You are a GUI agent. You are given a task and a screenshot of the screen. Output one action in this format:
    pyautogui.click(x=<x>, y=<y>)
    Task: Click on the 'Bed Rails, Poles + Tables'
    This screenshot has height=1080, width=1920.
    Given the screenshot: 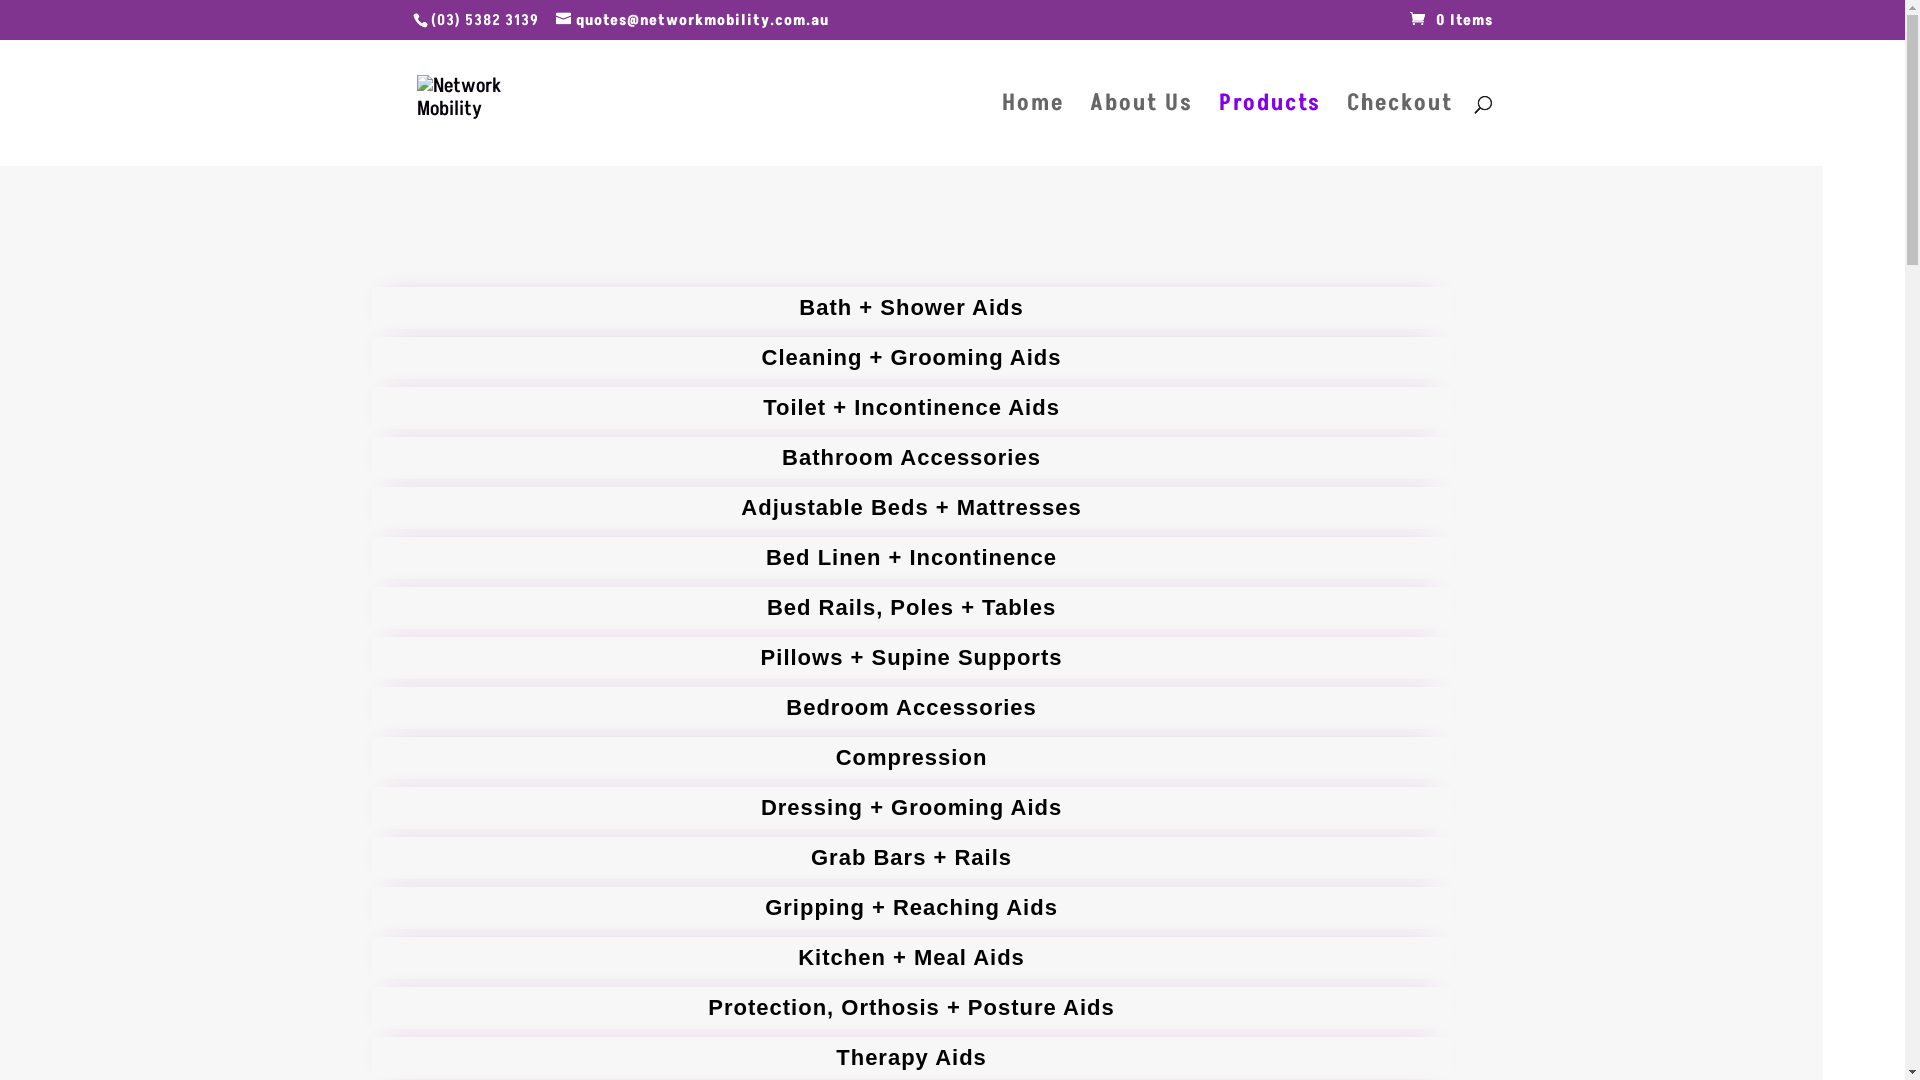 What is the action you would take?
    pyautogui.click(x=911, y=607)
    